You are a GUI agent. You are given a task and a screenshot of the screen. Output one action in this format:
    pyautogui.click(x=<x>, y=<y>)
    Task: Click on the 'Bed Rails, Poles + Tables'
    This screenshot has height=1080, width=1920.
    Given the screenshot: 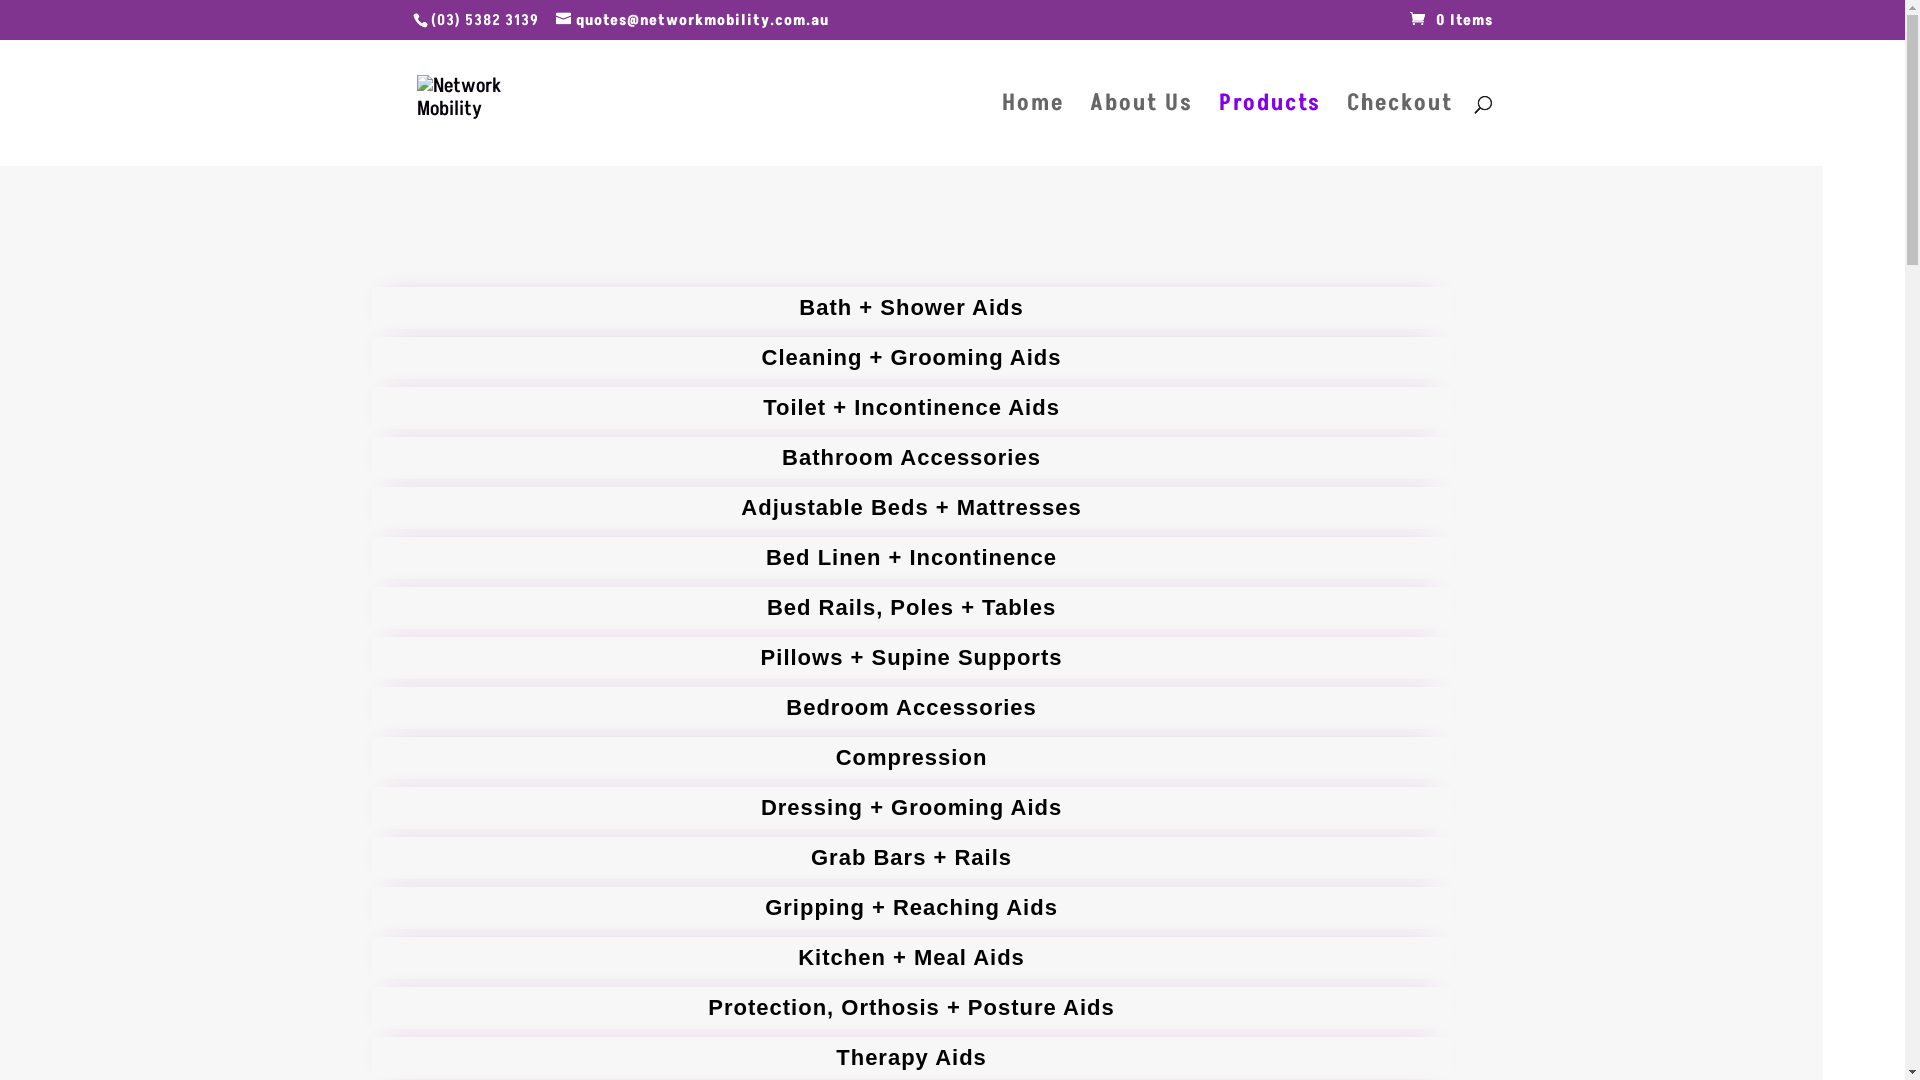 What is the action you would take?
    pyautogui.click(x=911, y=607)
    